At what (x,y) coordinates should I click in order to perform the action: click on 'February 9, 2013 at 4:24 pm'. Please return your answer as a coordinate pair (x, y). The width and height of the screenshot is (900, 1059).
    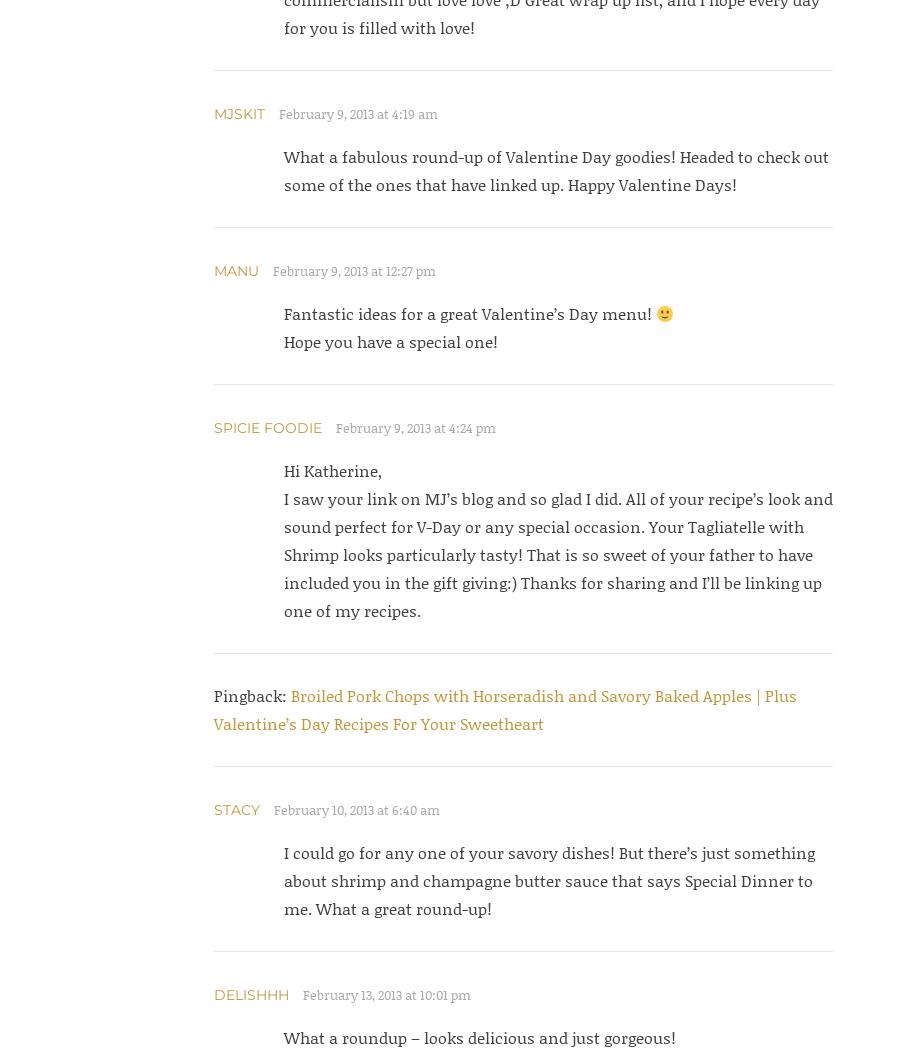
    Looking at the image, I should click on (414, 428).